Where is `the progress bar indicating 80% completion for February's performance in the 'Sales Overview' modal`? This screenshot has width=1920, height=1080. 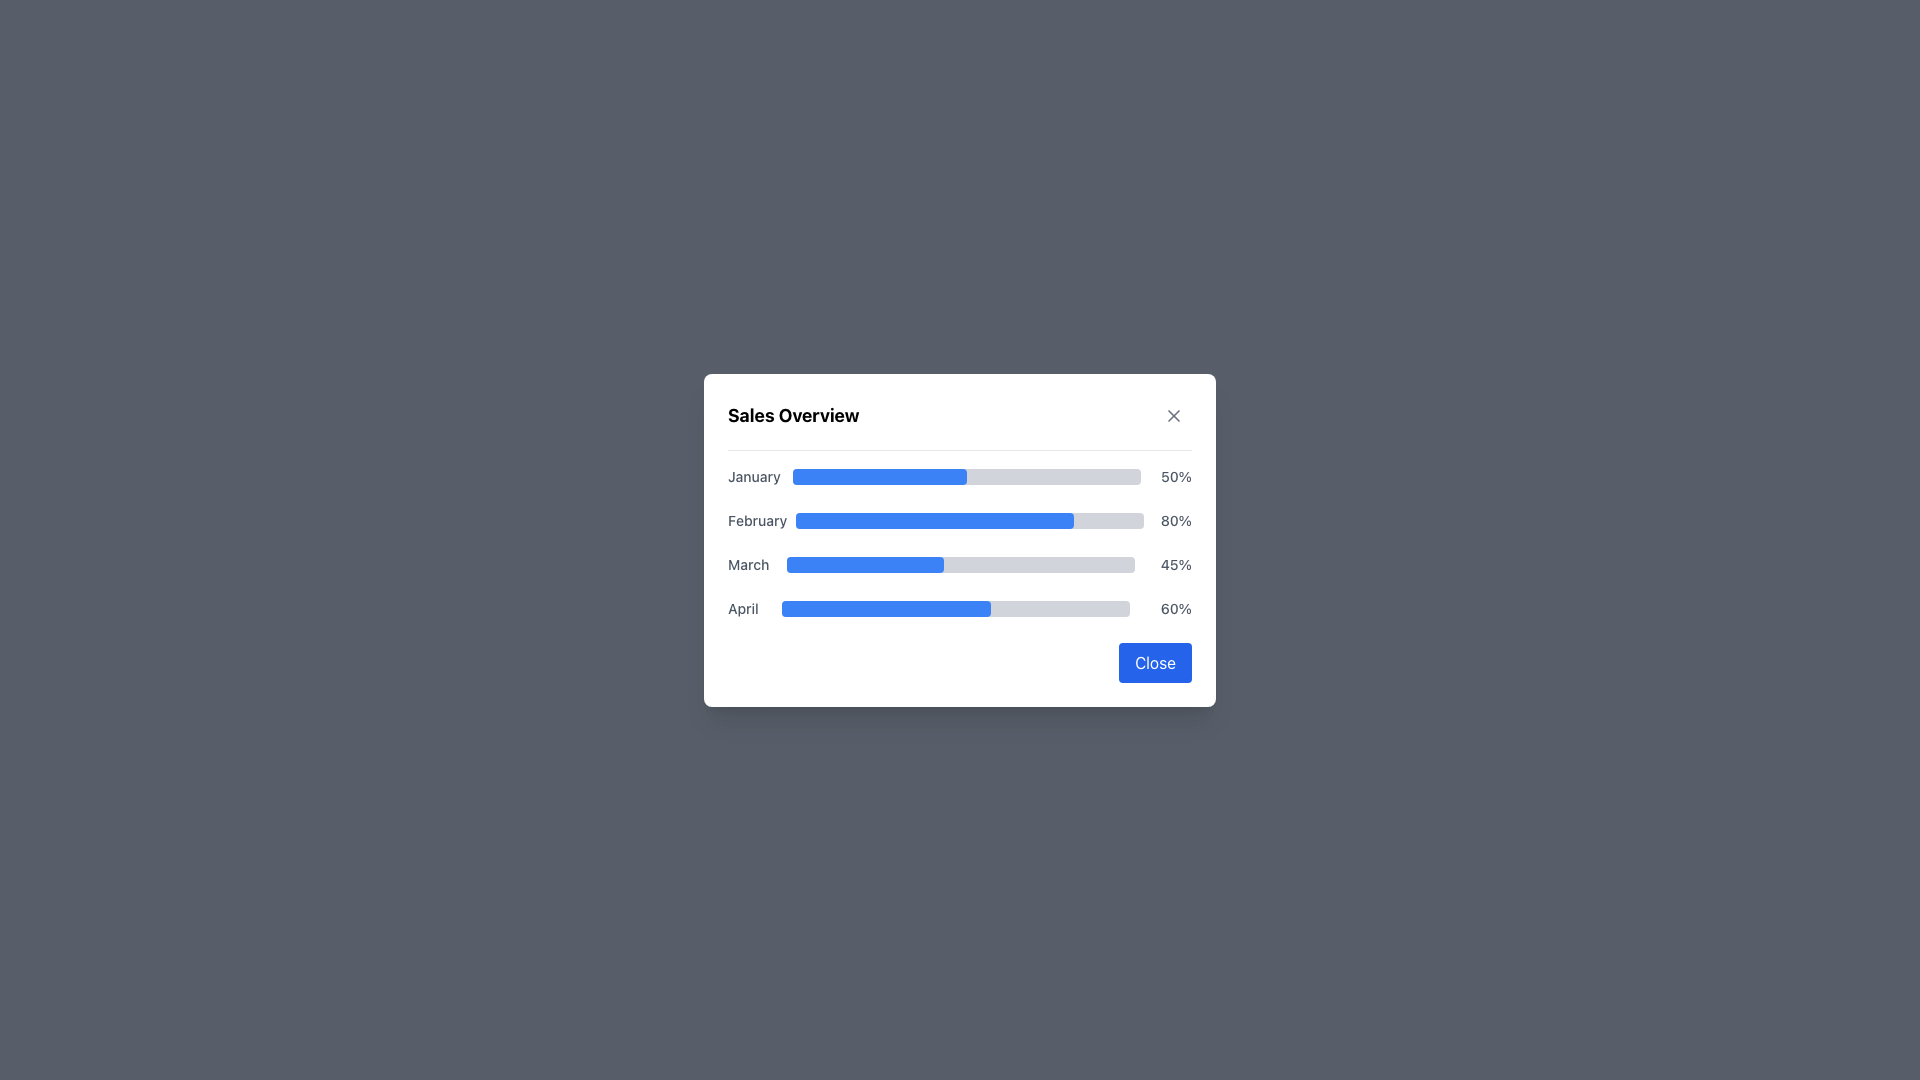
the progress bar indicating 80% completion for February's performance in the 'Sales Overview' modal is located at coordinates (934, 519).